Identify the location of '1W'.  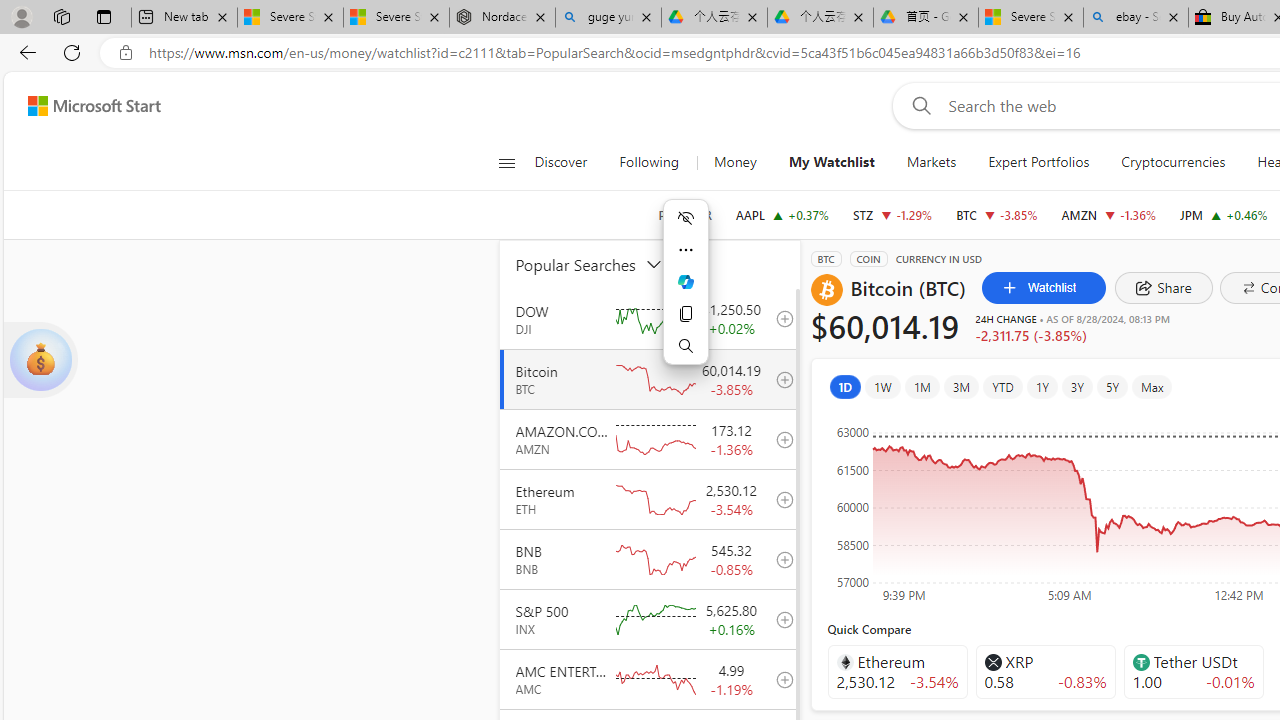
(881, 387).